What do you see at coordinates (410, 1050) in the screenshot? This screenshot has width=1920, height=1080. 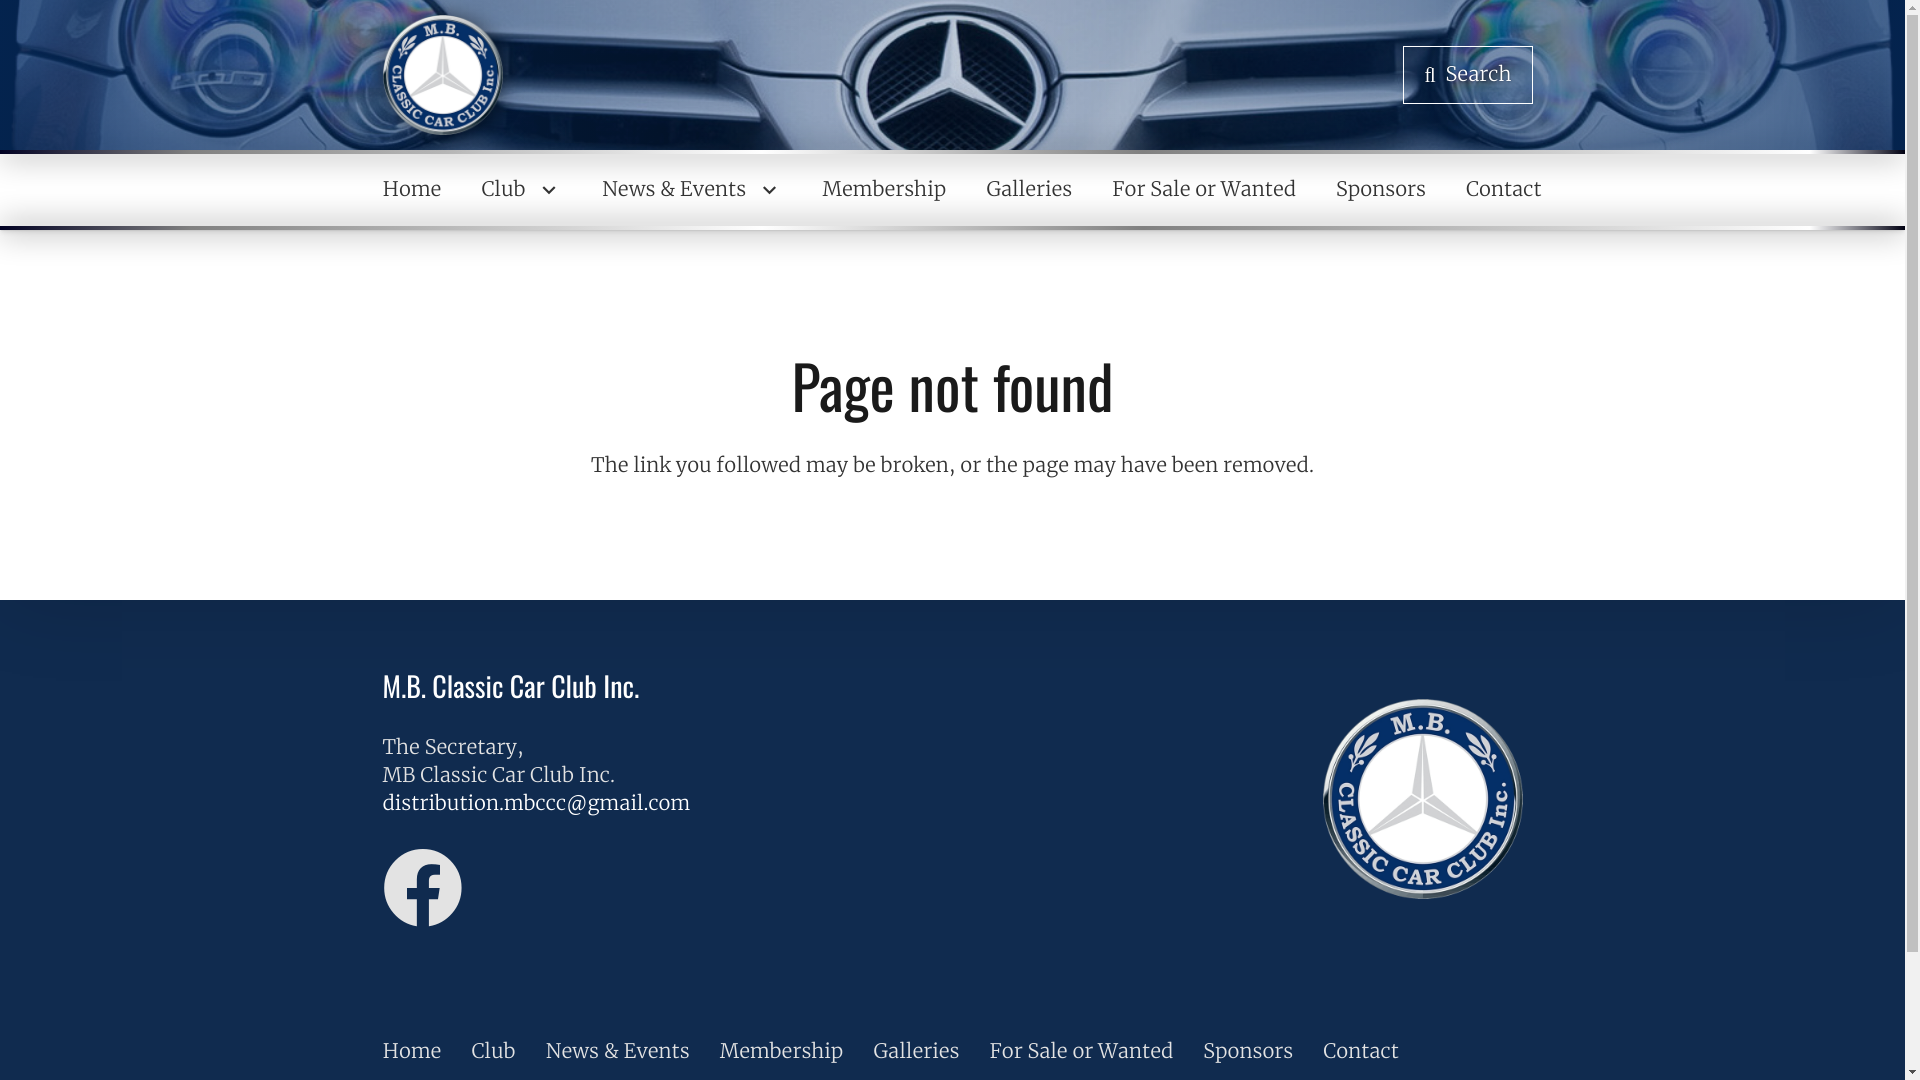 I see `'Home'` at bounding box center [410, 1050].